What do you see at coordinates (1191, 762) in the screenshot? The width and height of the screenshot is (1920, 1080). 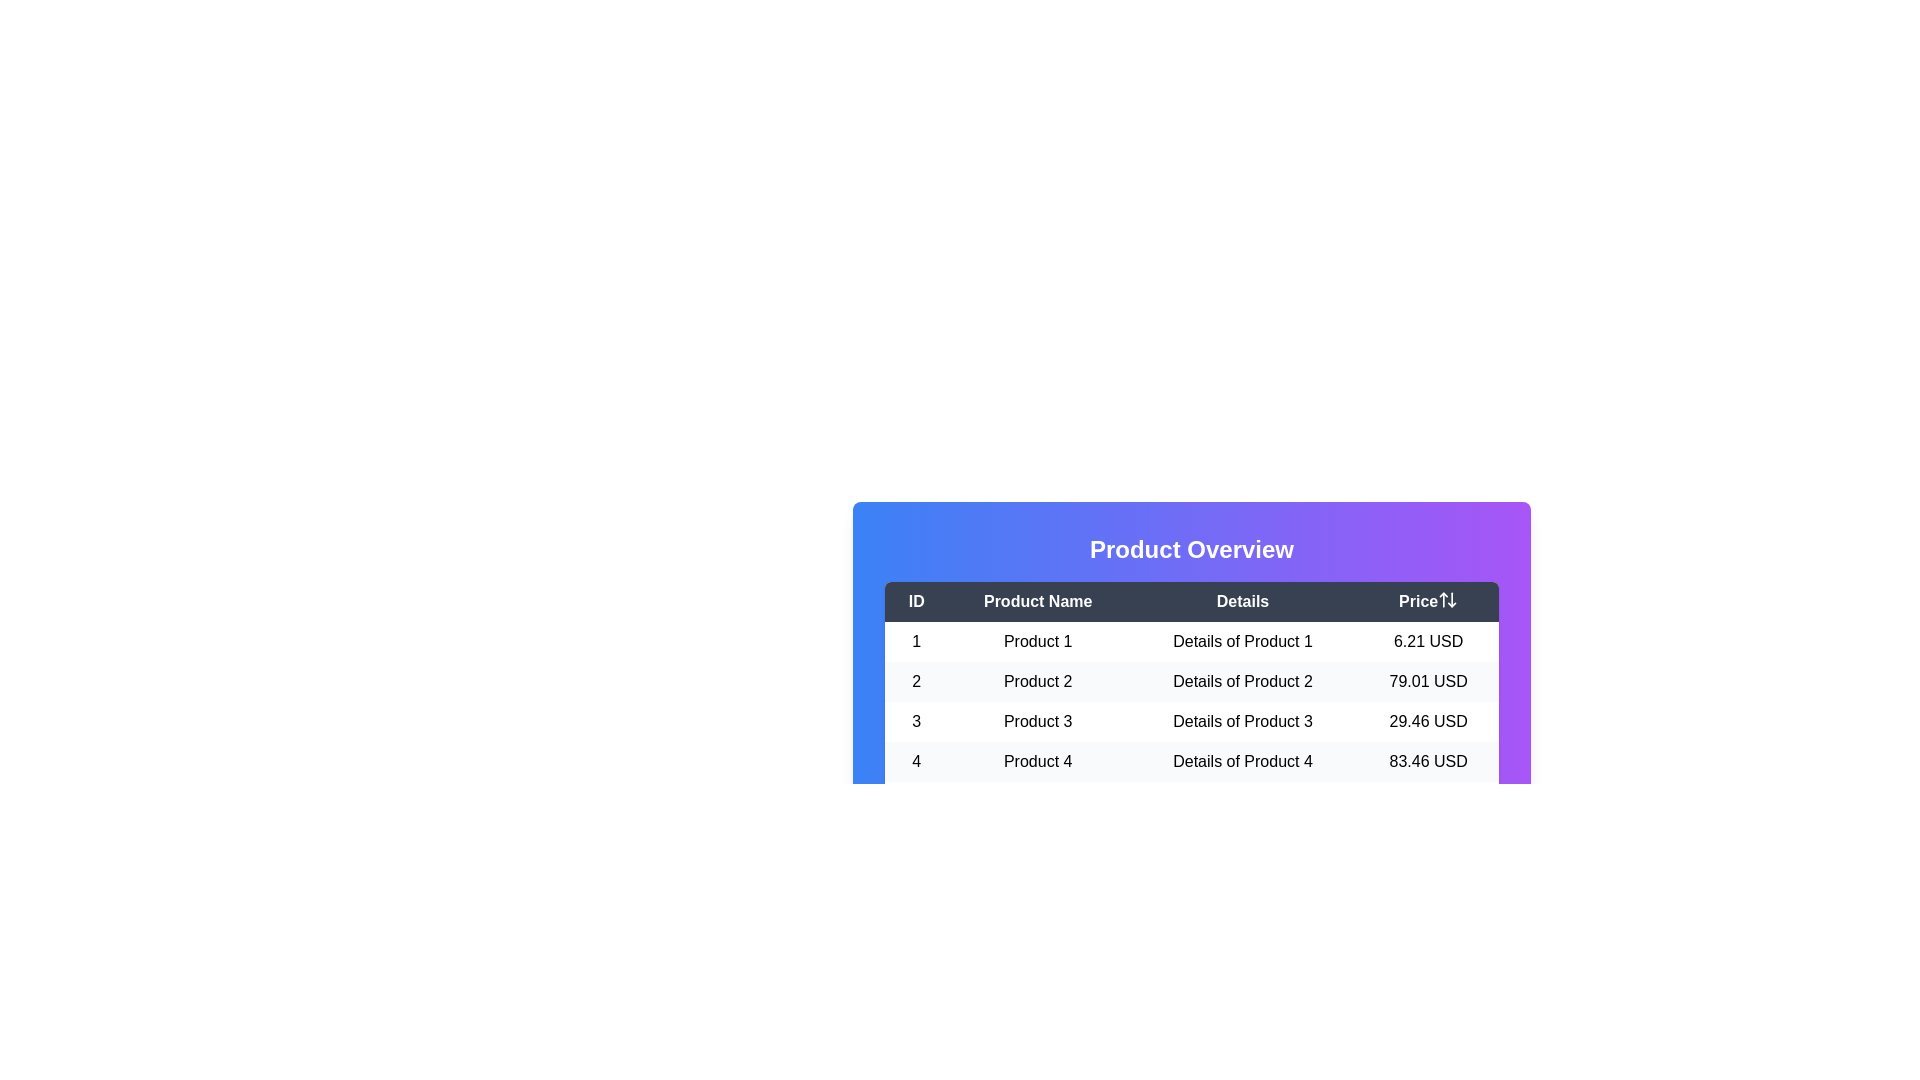 I see `the row corresponding to 4` at bounding box center [1191, 762].